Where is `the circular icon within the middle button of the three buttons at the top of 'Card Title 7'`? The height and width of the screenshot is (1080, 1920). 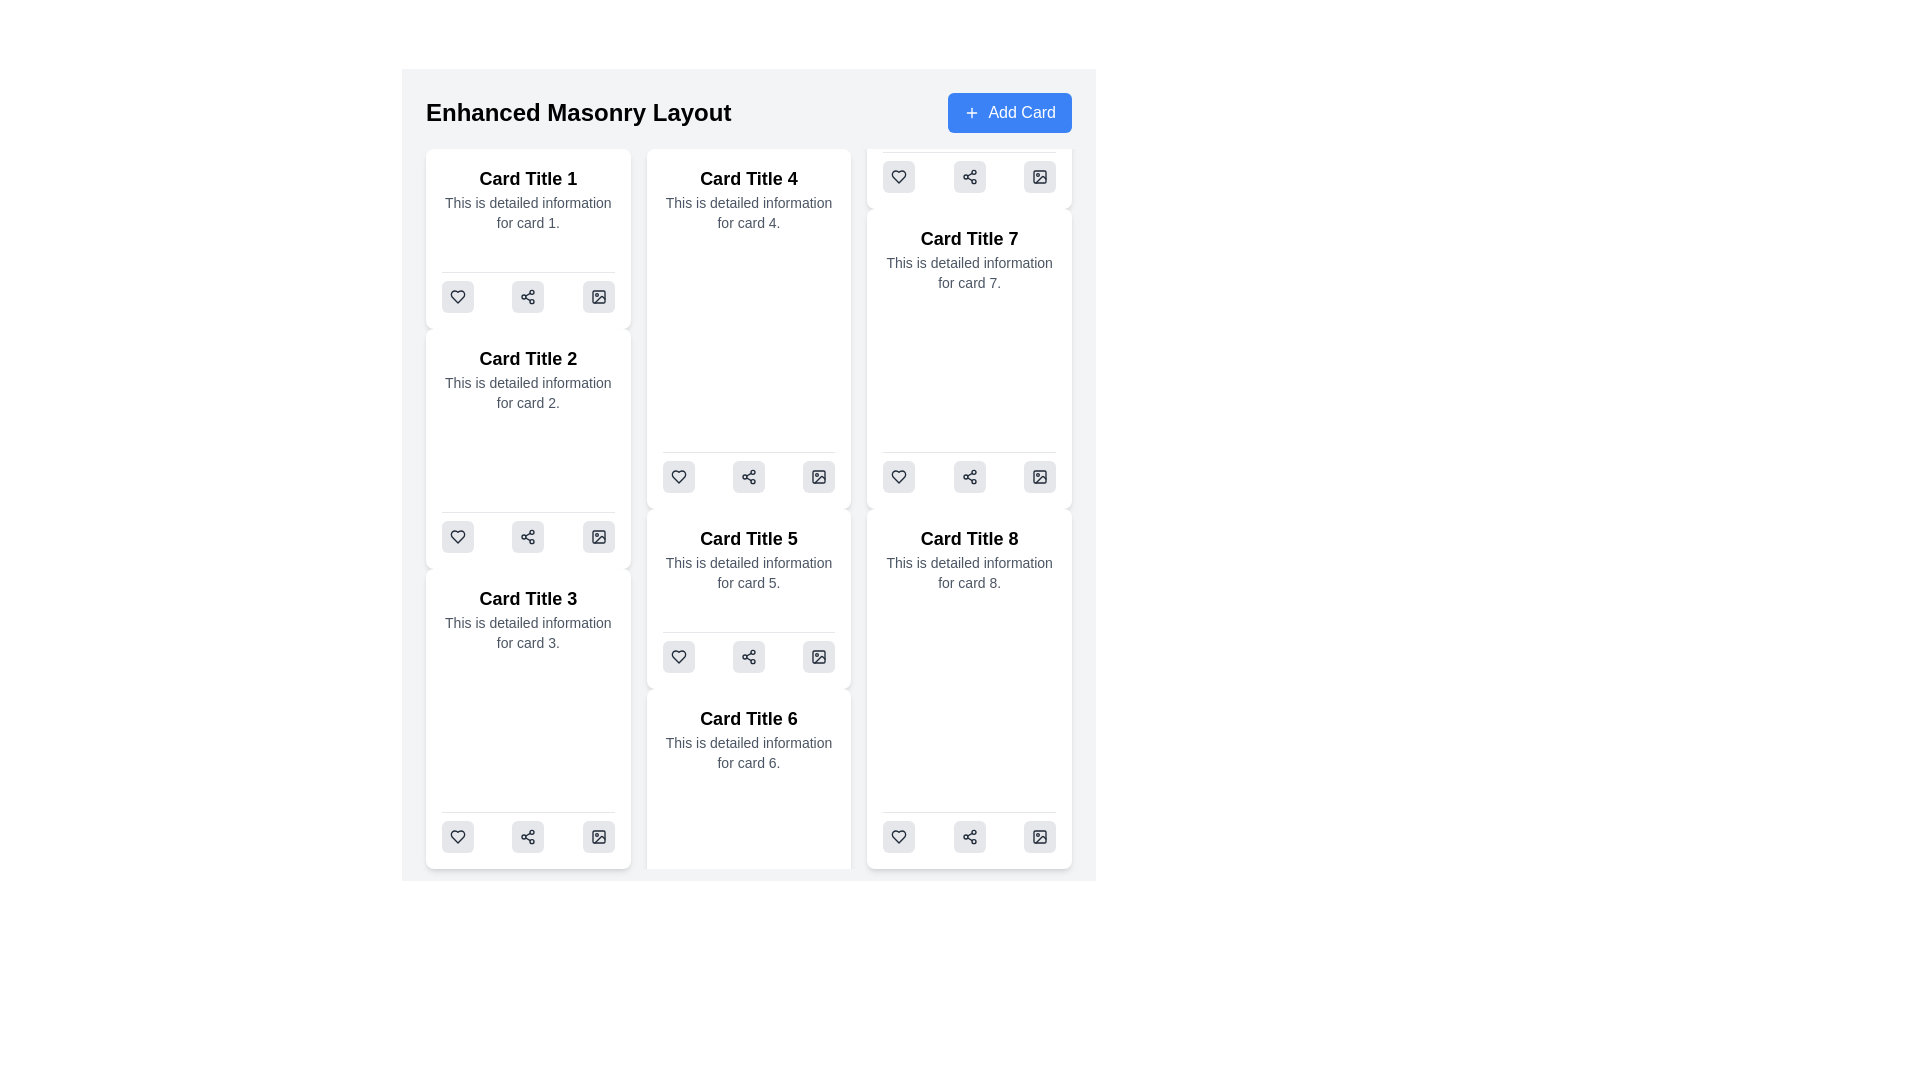
the circular icon within the middle button of the three buttons at the top of 'Card Title 7' is located at coordinates (969, 176).